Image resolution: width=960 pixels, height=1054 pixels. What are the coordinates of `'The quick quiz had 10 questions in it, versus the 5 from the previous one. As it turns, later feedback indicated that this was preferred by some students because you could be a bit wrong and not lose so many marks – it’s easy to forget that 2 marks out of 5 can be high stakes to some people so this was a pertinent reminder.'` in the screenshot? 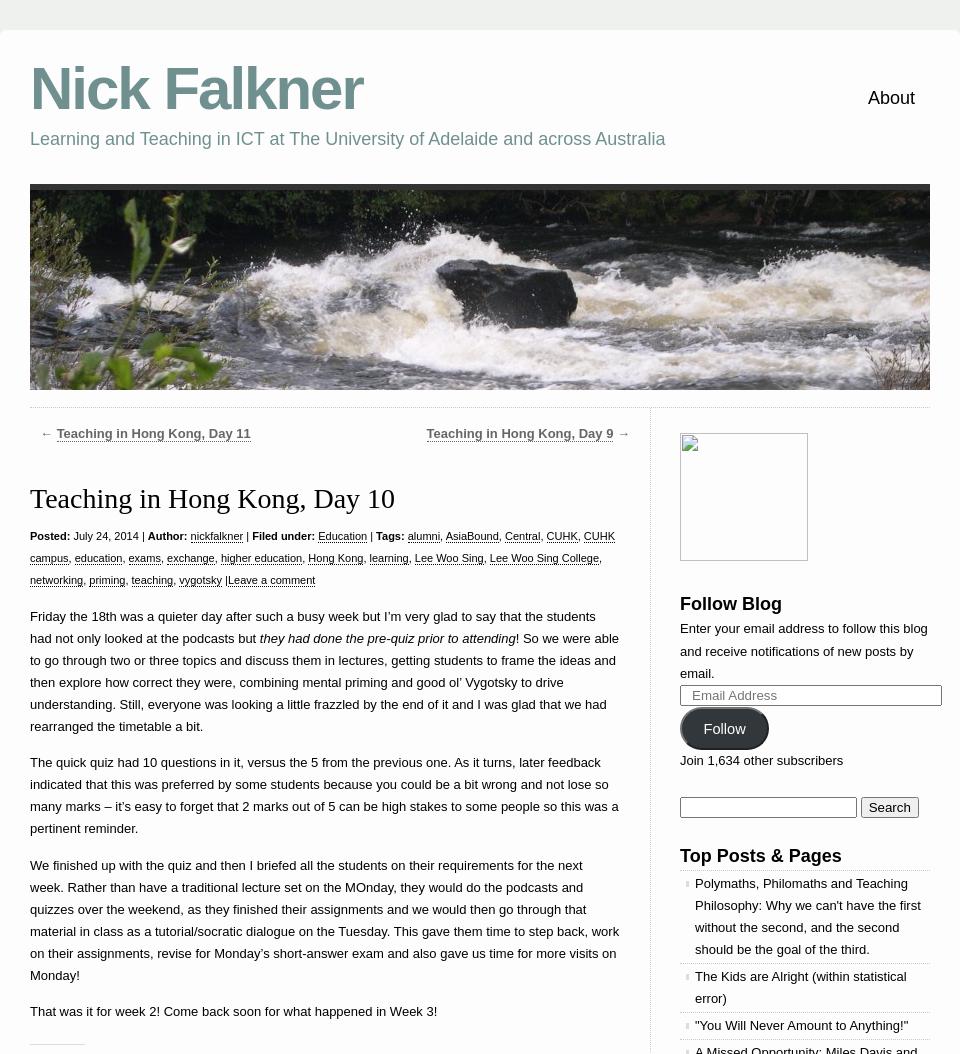 It's located at (324, 794).